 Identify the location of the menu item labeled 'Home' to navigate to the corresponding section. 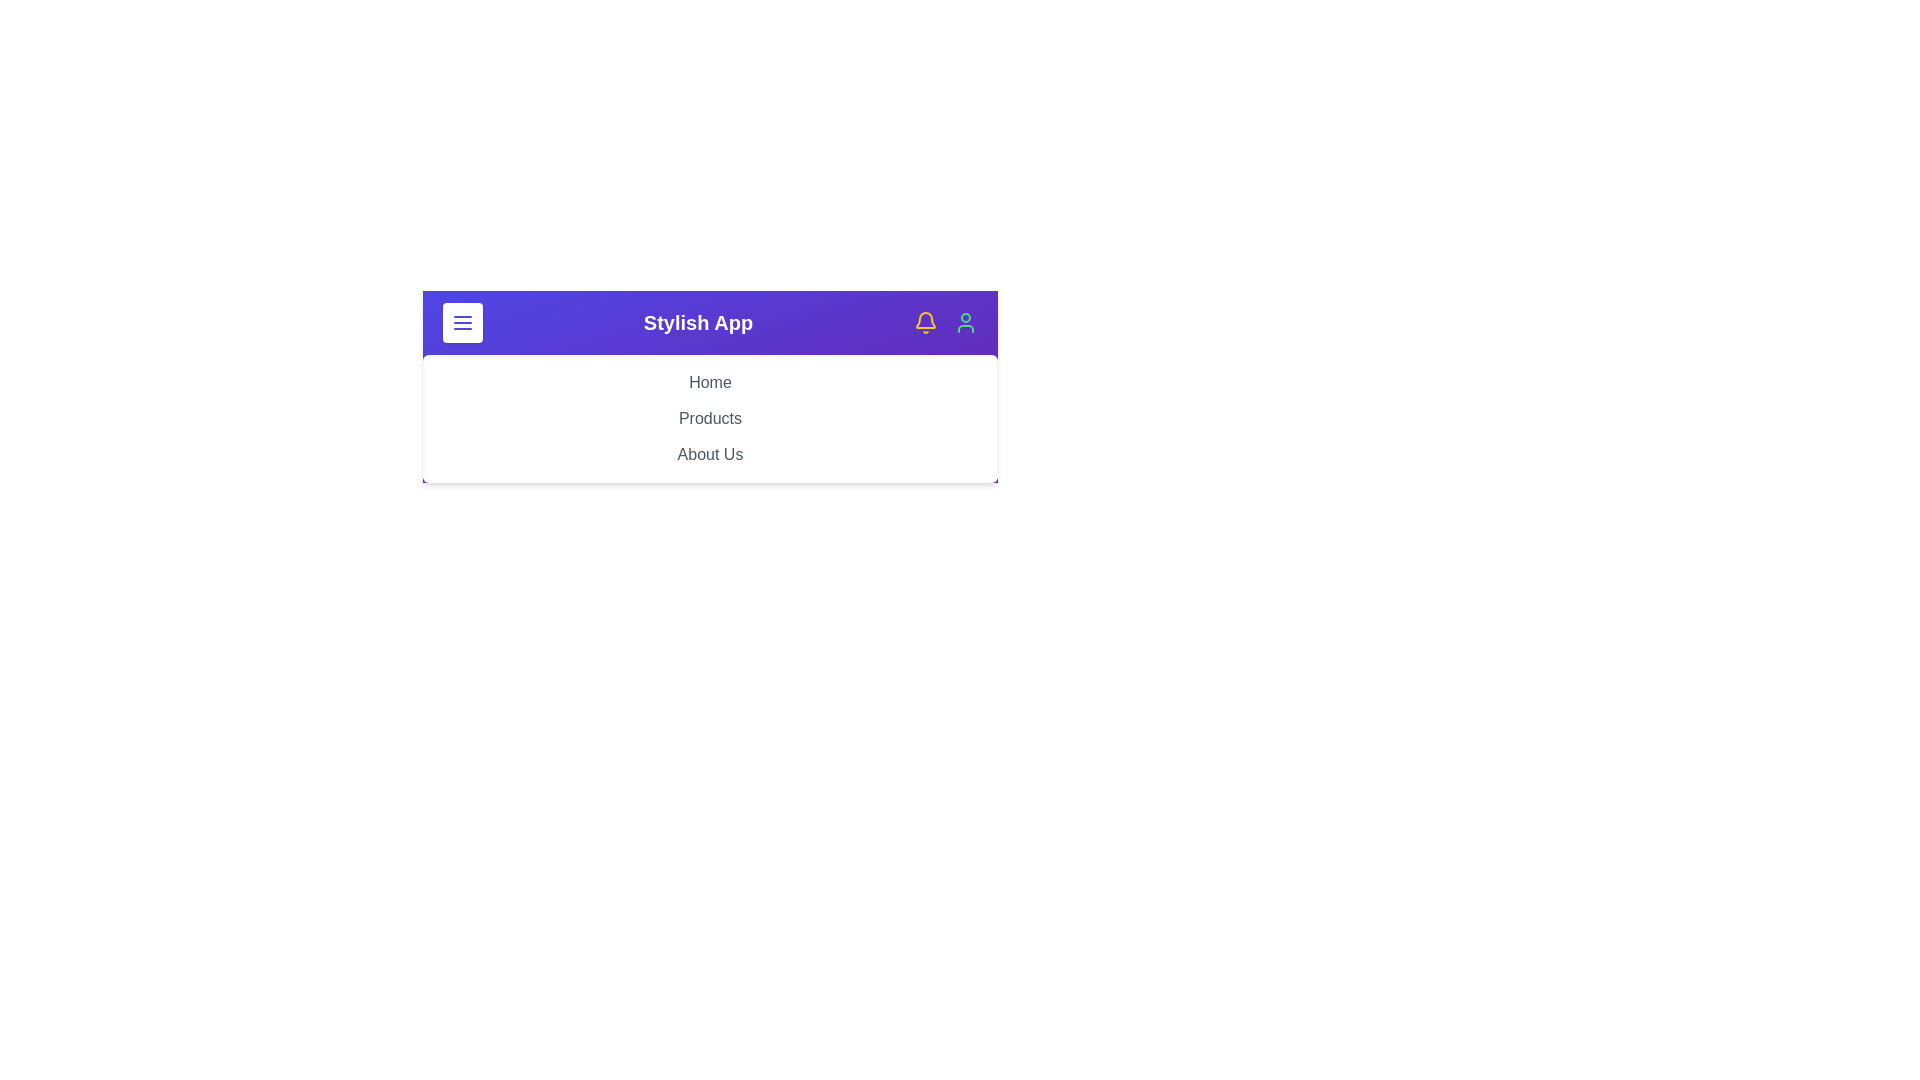
(710, 382).